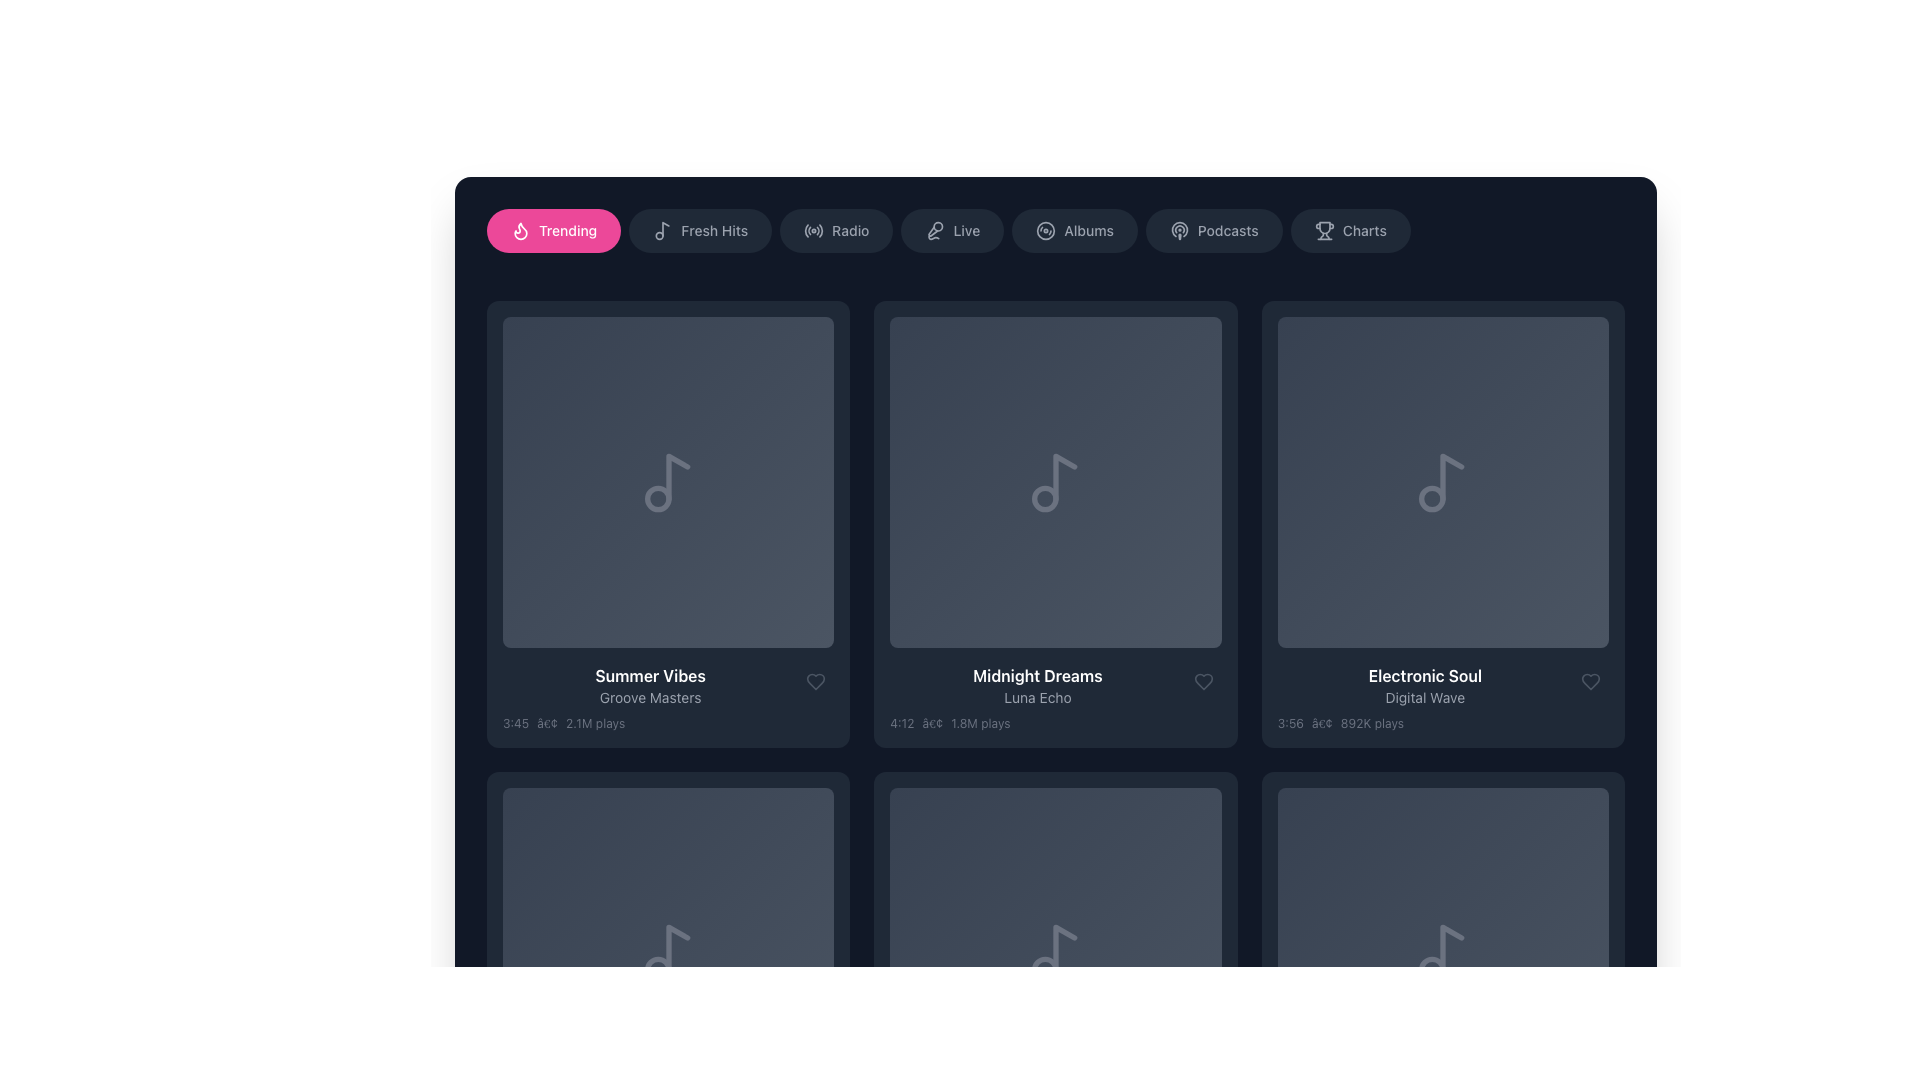 This screenshot has width=1920, height=1080. What do you see at coordinates (668, 482) in the screenshot?
I see `the first square-shaped card in the grid with a gradient background and a music note icon` at bounding box center [668, 482].